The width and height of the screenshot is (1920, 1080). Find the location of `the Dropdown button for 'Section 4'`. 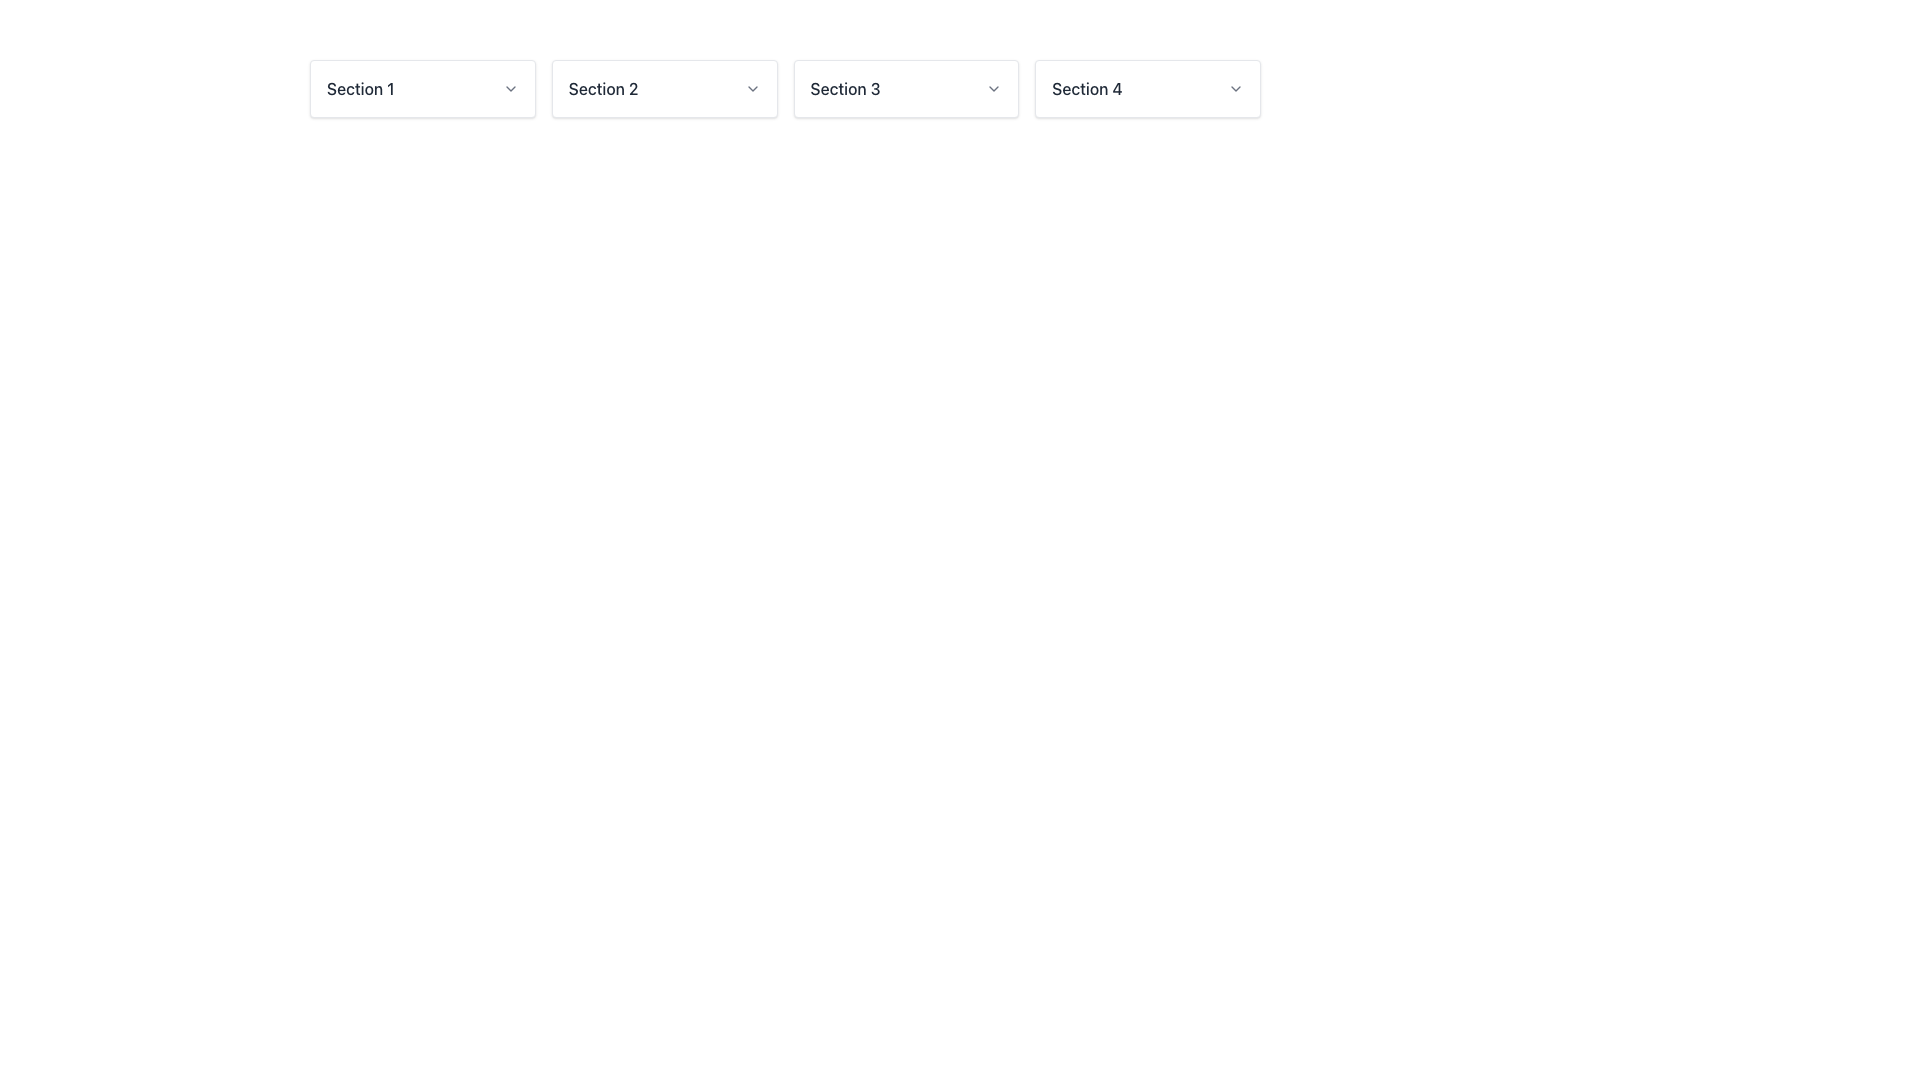

the Dropdown button for 'Section 4' is located at coordinates (1148, 87).